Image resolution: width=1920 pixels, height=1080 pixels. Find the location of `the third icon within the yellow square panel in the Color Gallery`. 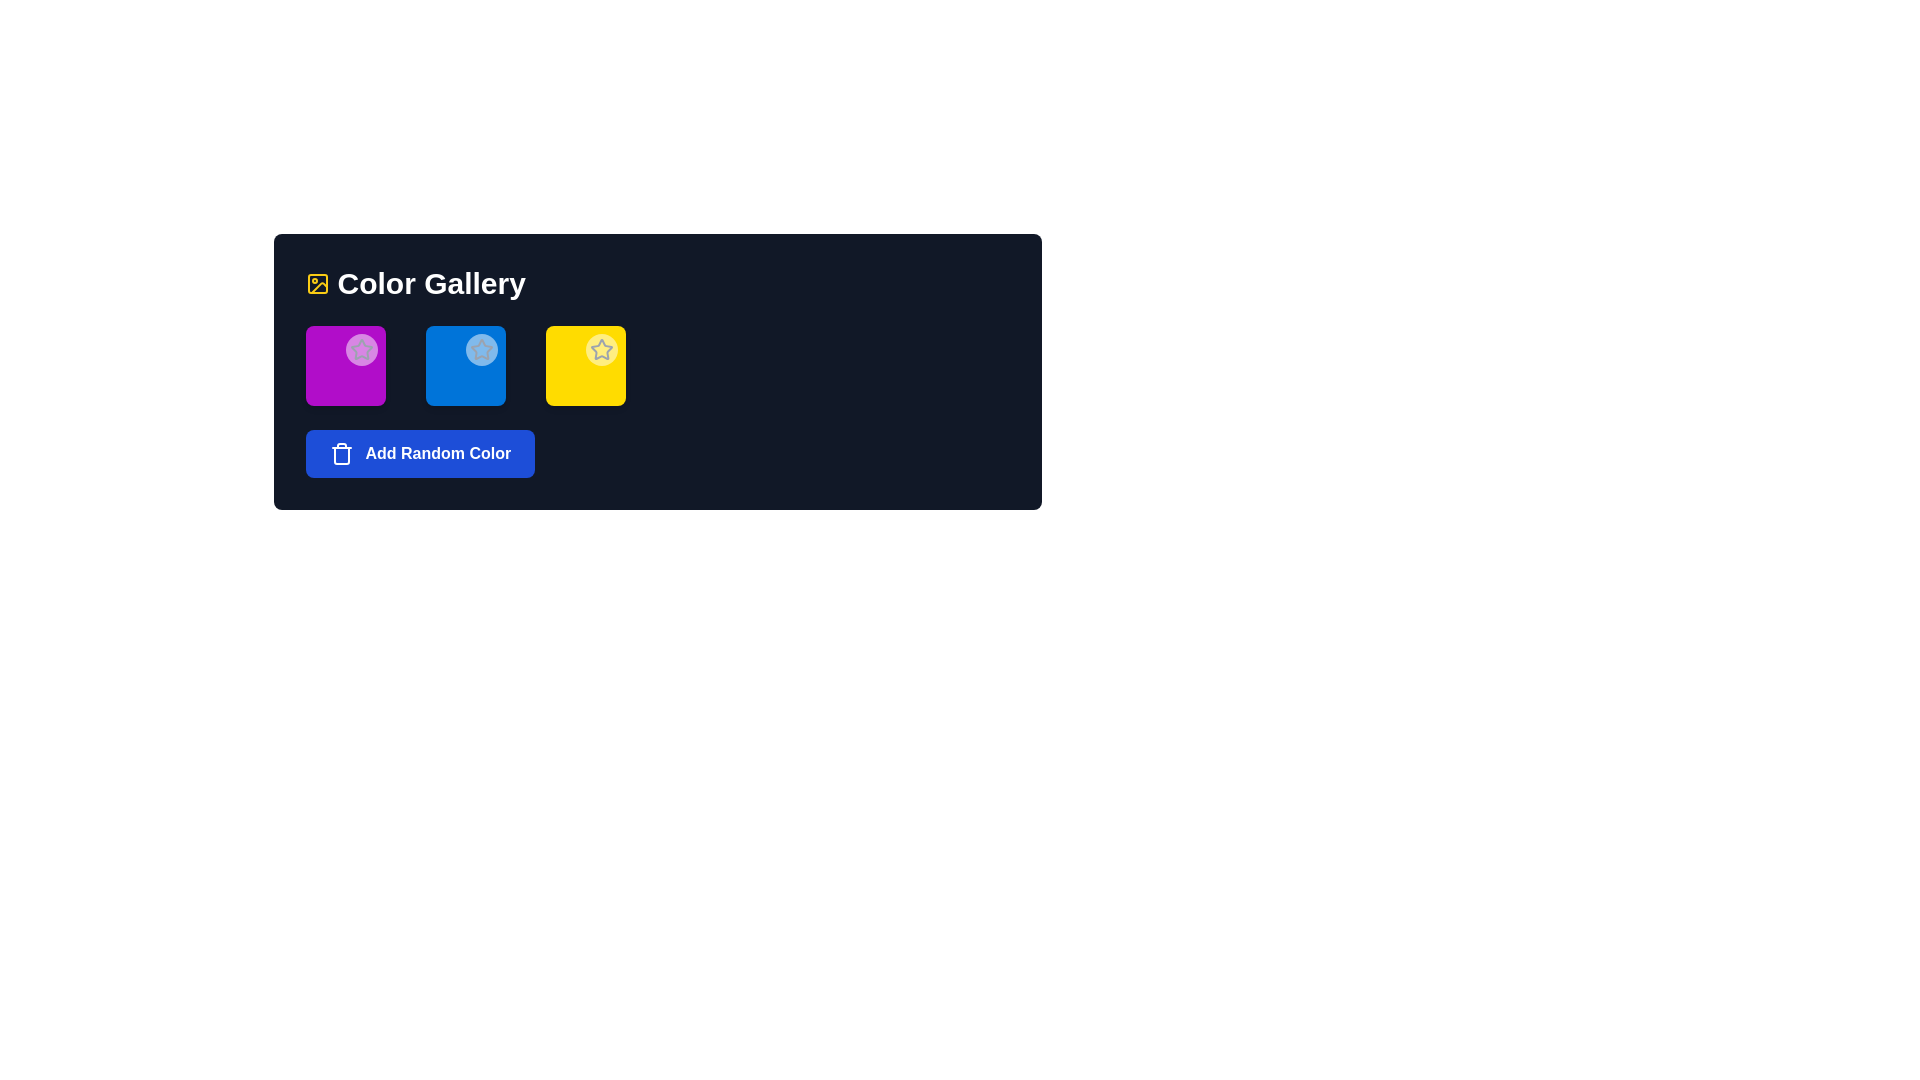

the third icon within the yellow square panel in the Color Gallery is located at coordinates (600, 348).